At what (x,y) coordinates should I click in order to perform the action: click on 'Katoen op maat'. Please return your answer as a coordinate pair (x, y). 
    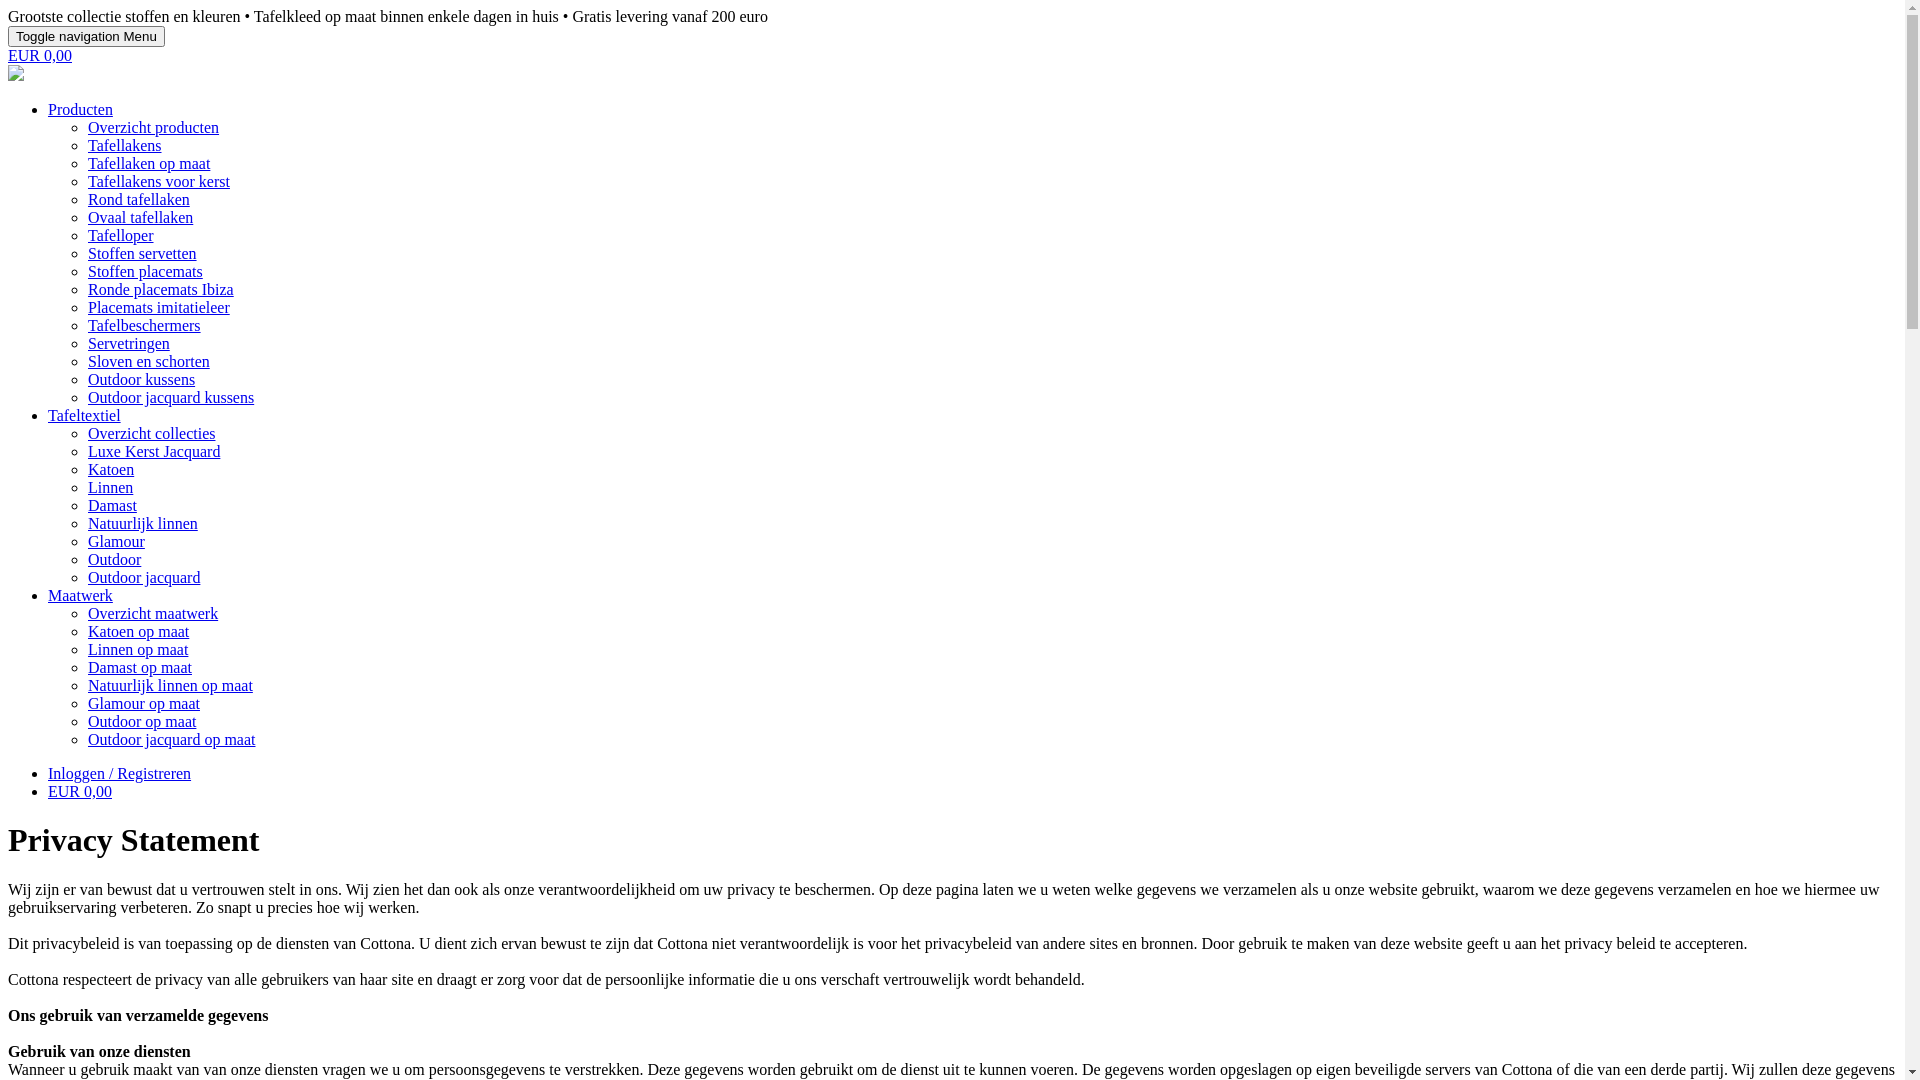
    Looking at the image, I should click on (86, 631).